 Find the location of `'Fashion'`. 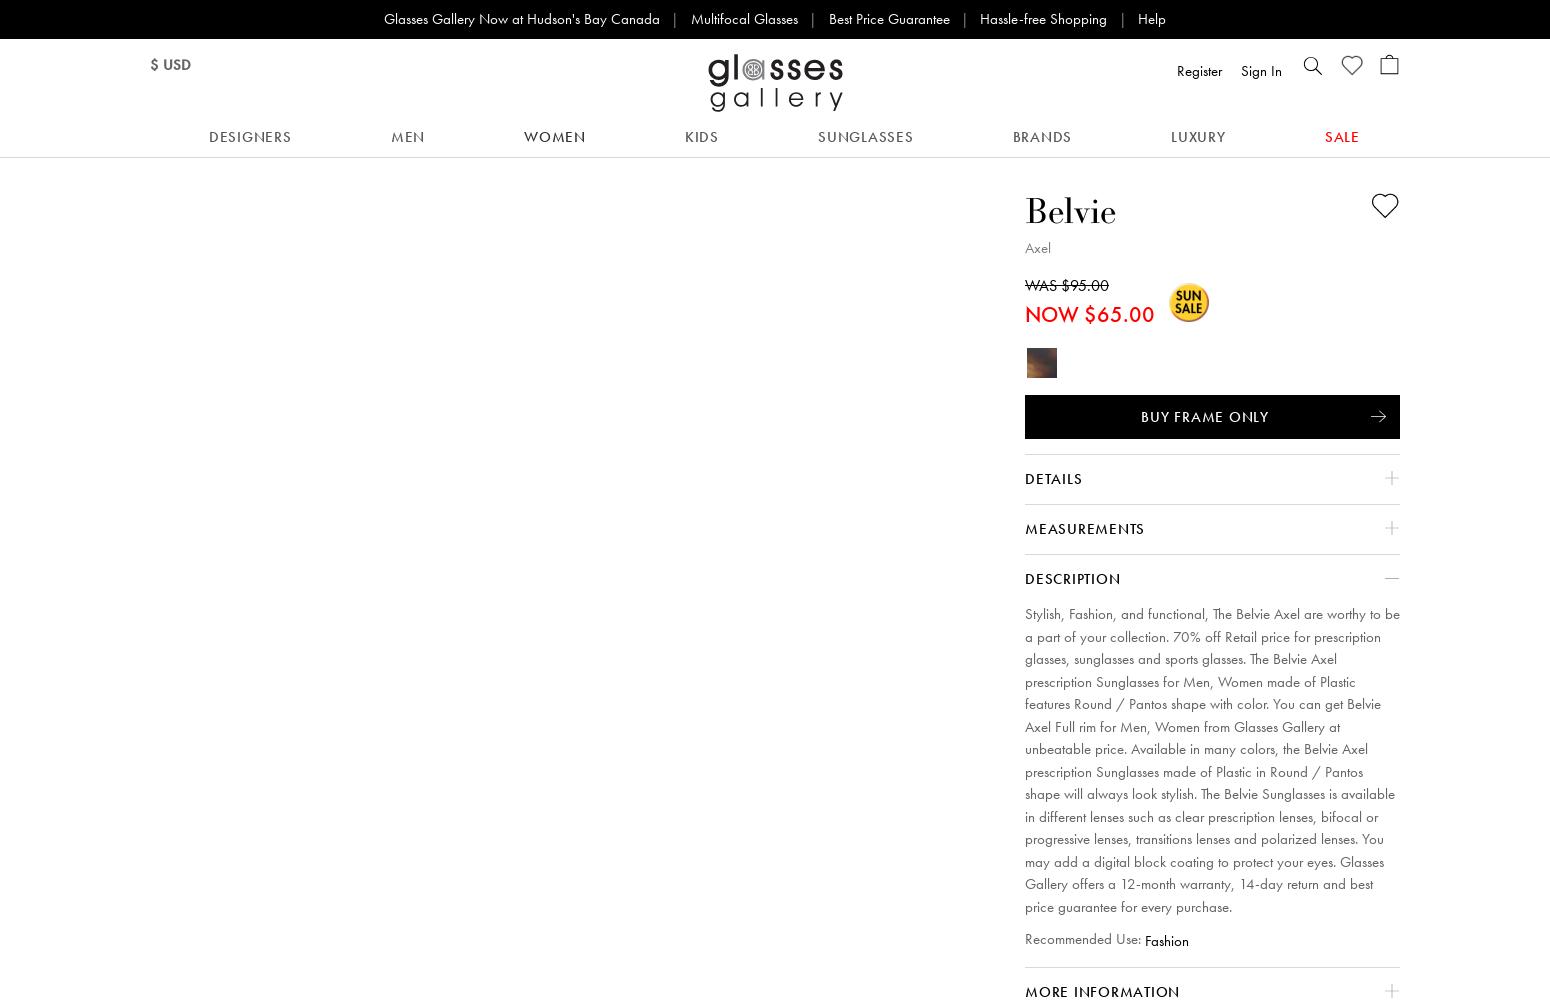

'Fashion' is located at coordinates (1166, 939).